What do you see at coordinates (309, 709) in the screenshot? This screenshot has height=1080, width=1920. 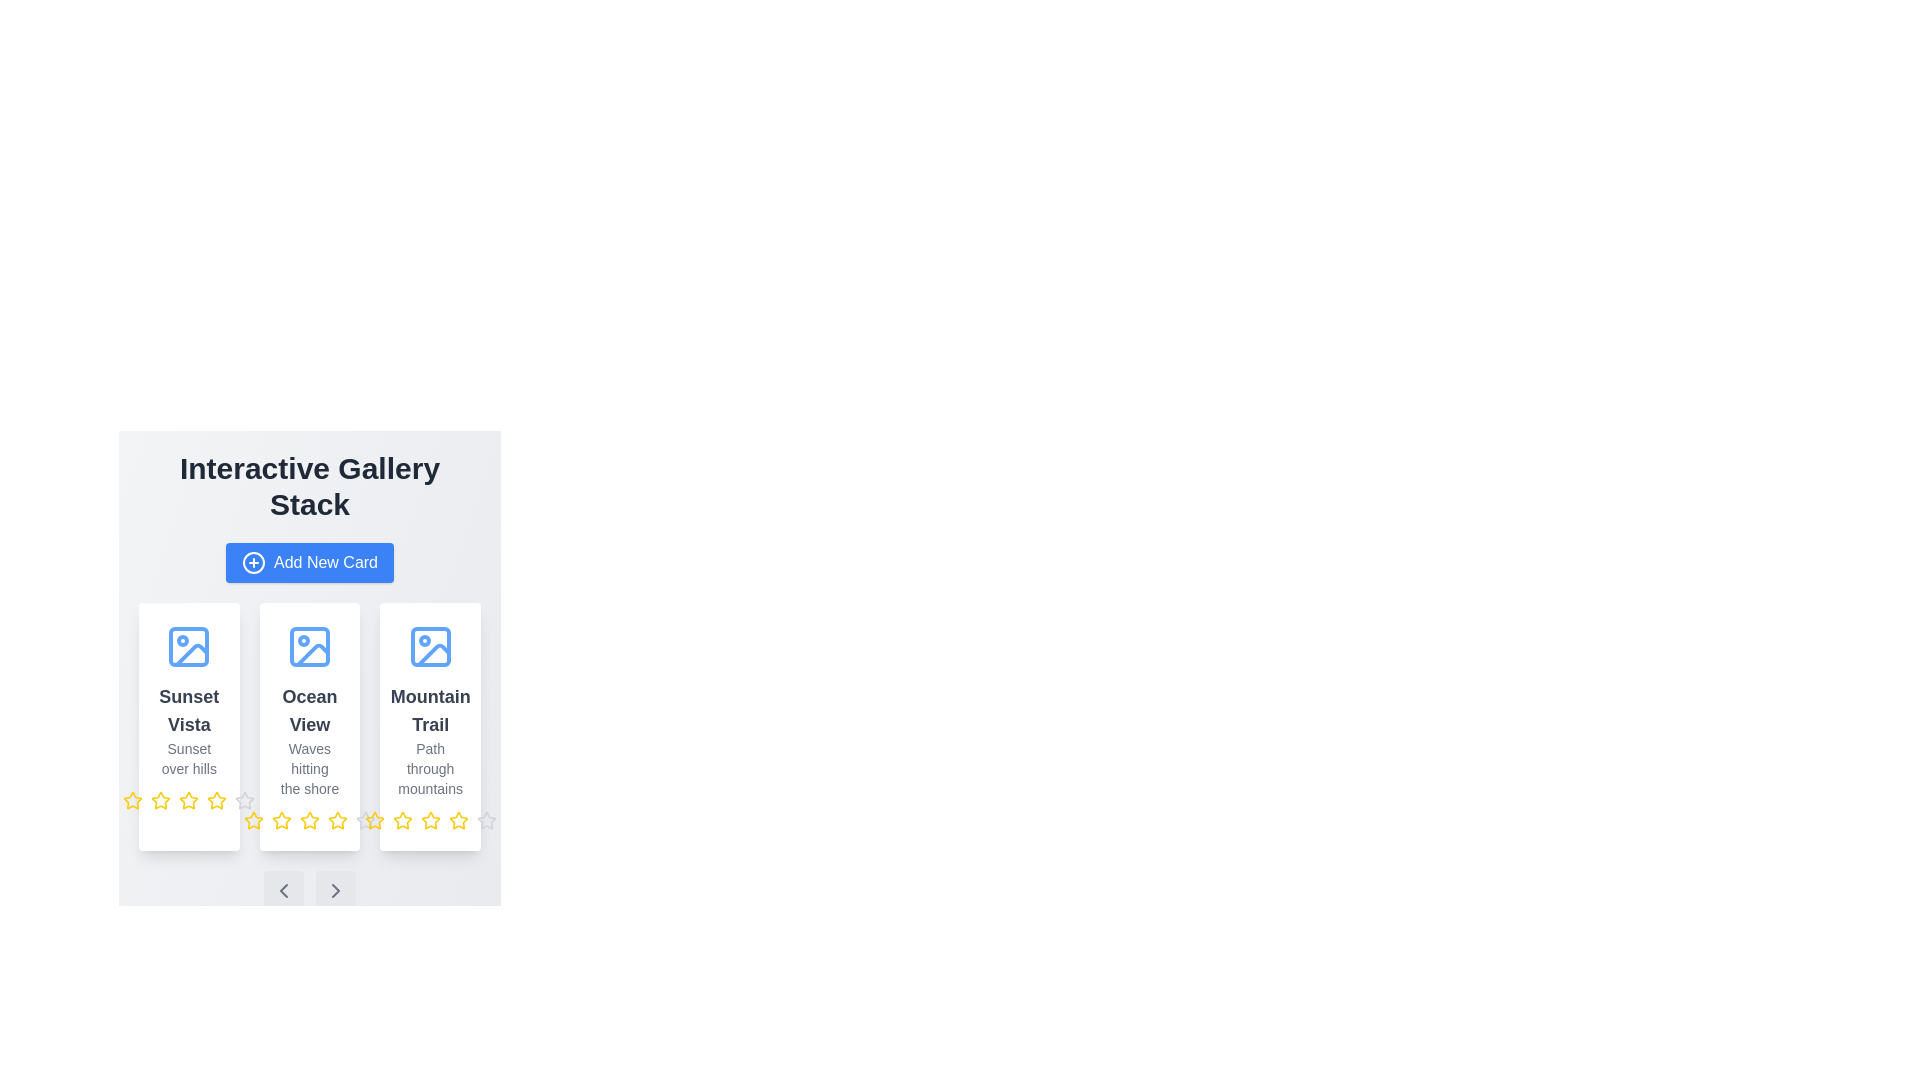 I see `the text label reading 'Ocean View' which is centrally located within the second card of the carousel layout` at bounding box center [309, 709].